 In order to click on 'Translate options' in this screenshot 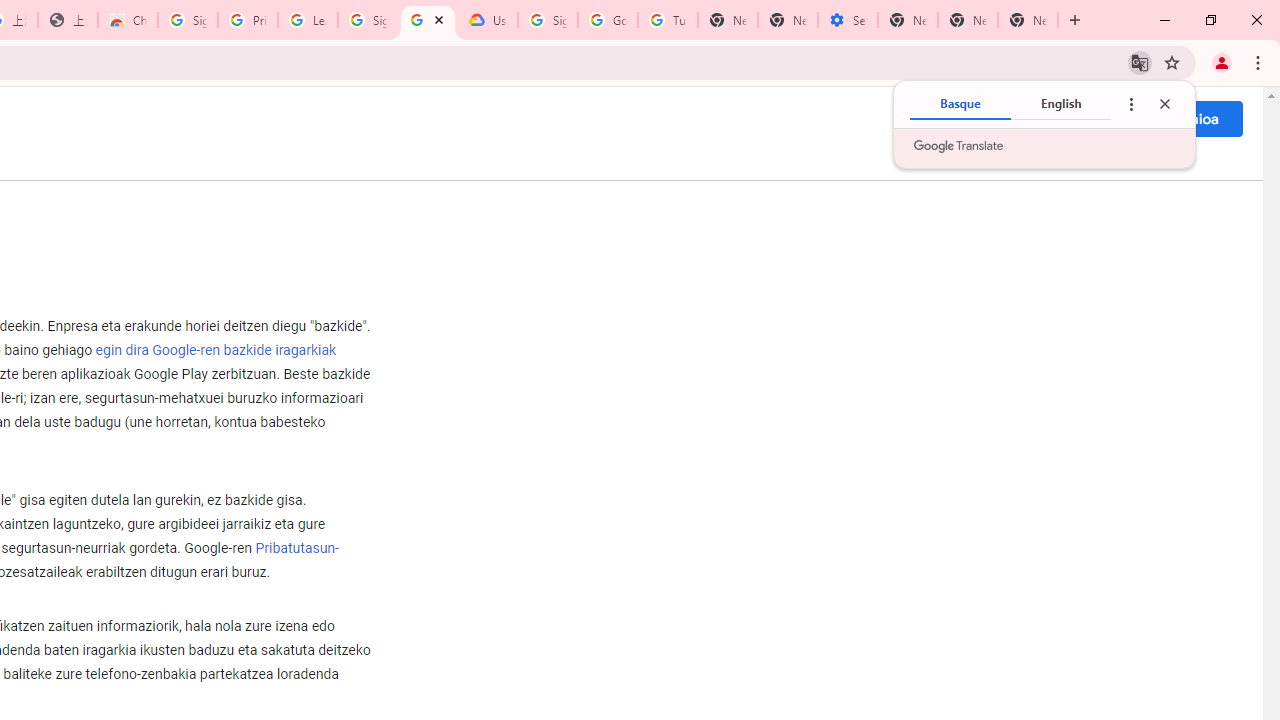, I will do `click(1130, 104)`.